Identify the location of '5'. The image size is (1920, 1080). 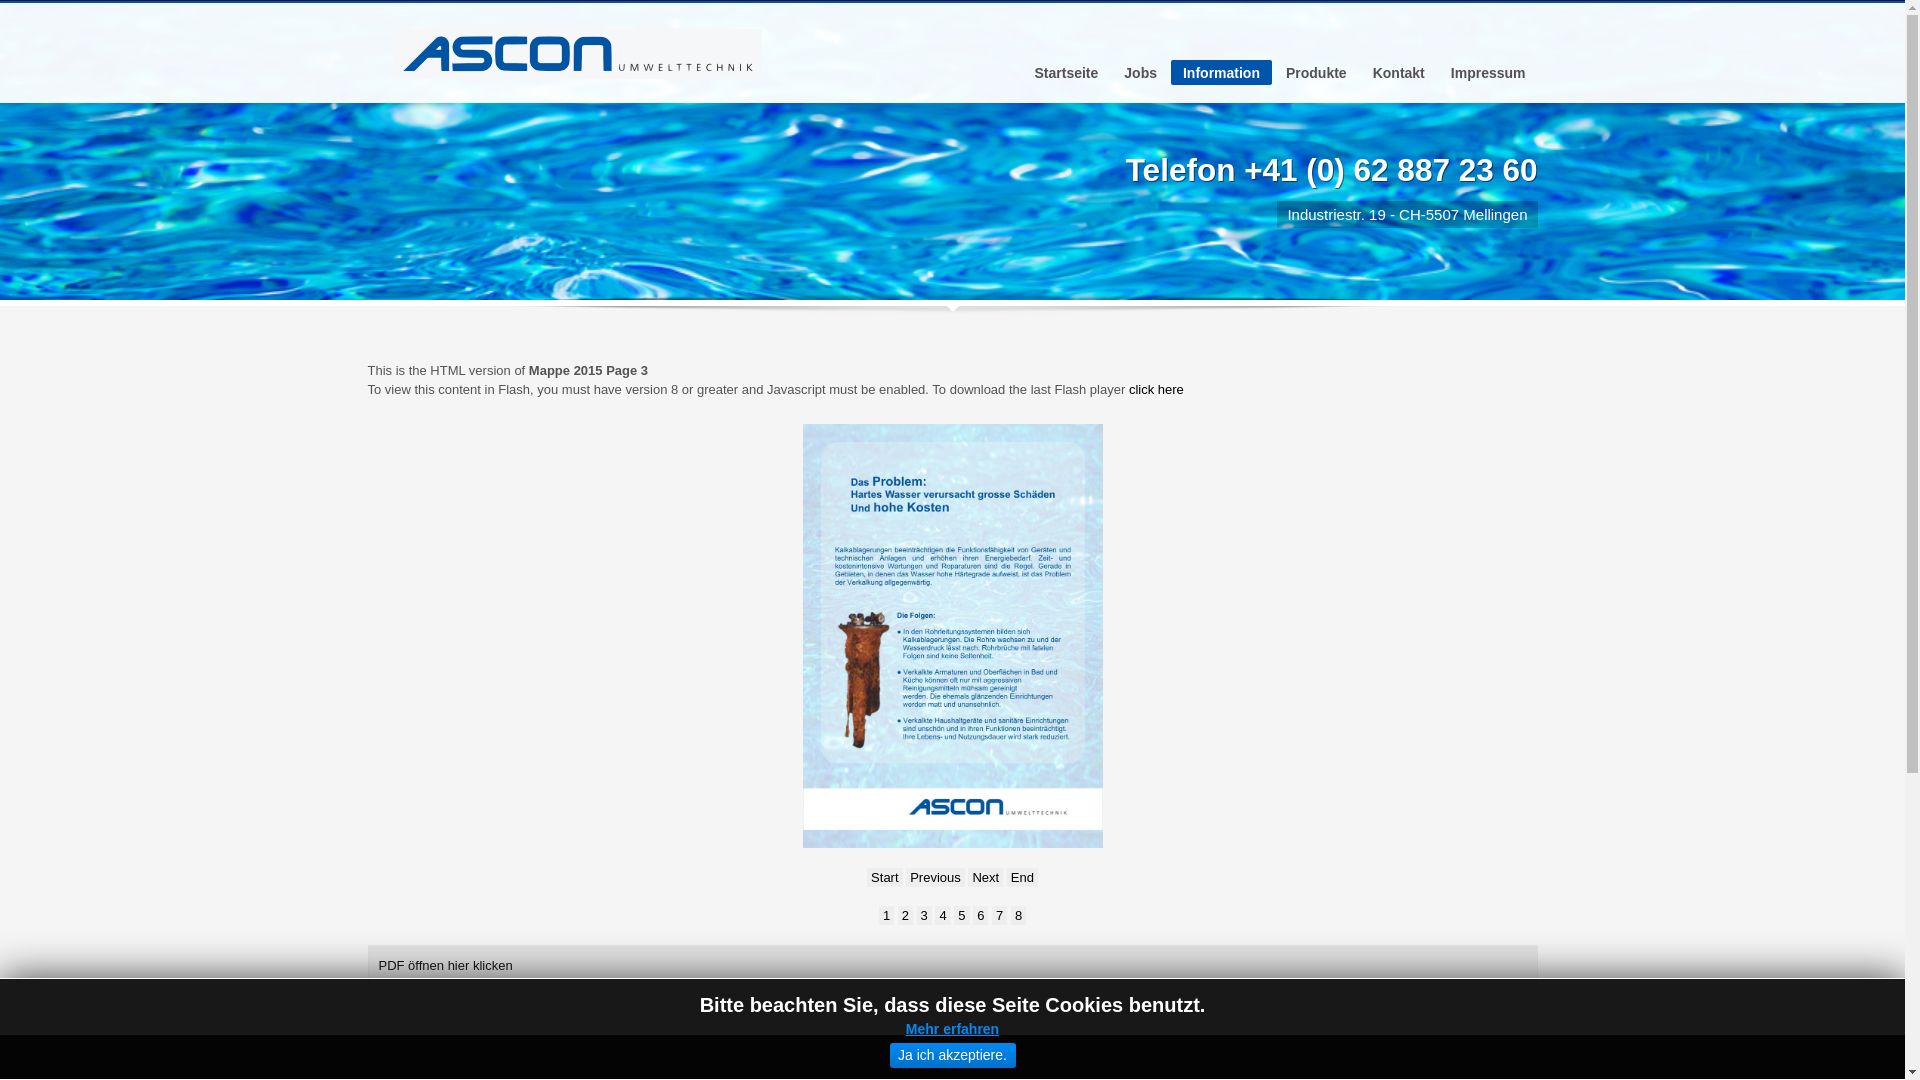
(953, 915).